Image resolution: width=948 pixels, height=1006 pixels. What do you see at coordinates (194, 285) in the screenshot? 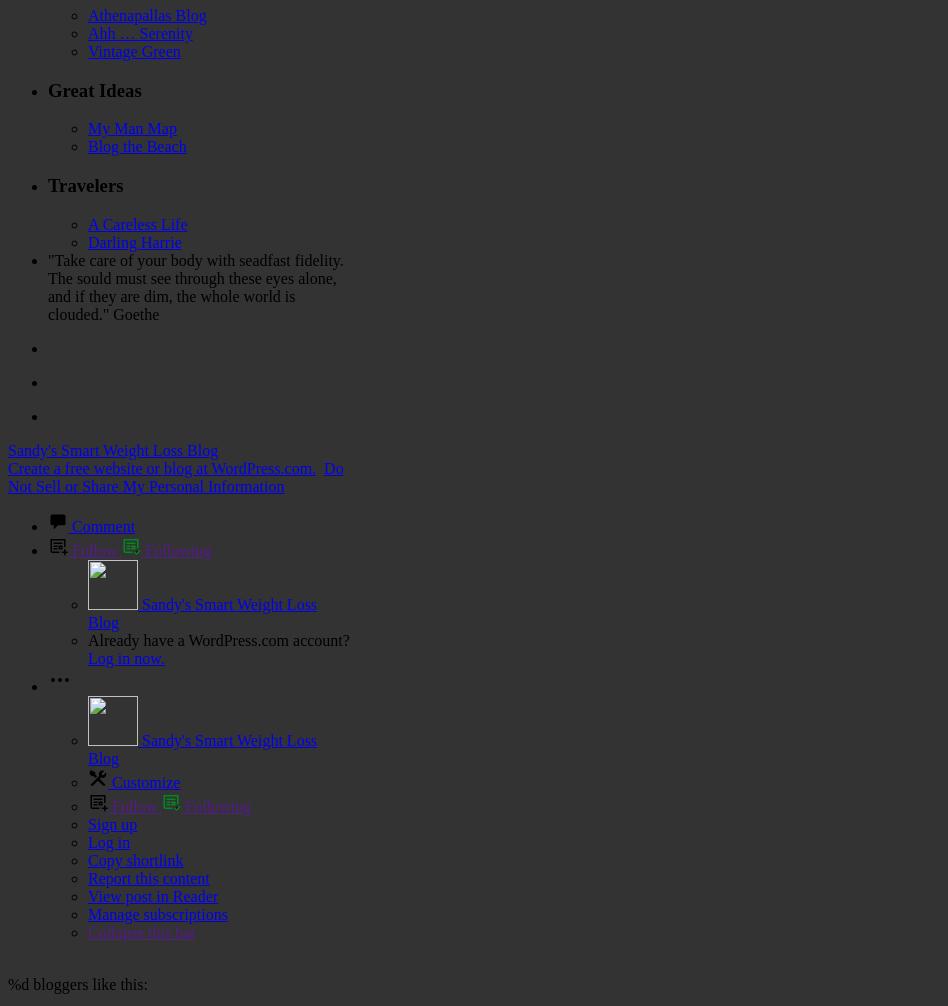
I see `'"Take care of your body with seadfast fidelity. The sould must see through these eyes alone, and if they are dim, the whole world is clouded."
                                                                                            Goethe'` at bounding box center [194, 285].